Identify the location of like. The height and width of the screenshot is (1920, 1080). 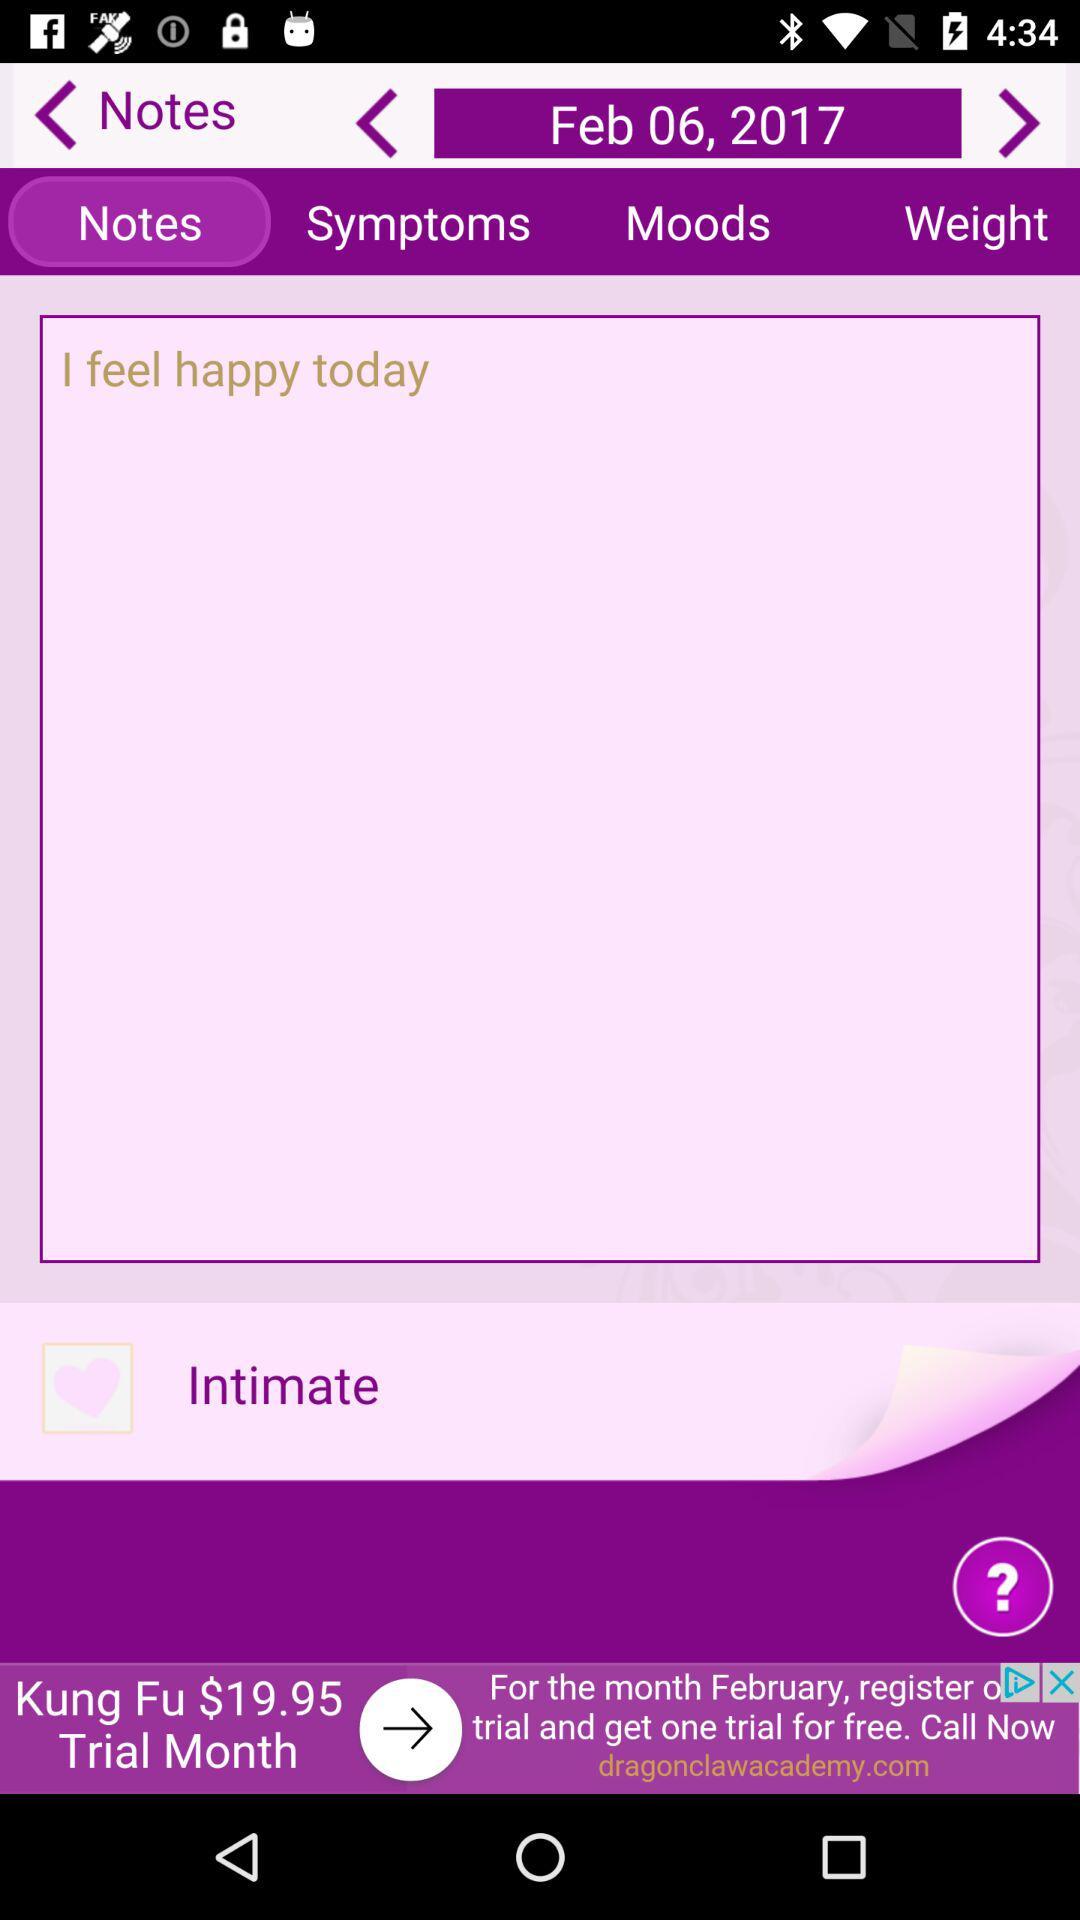
(86, 1388).